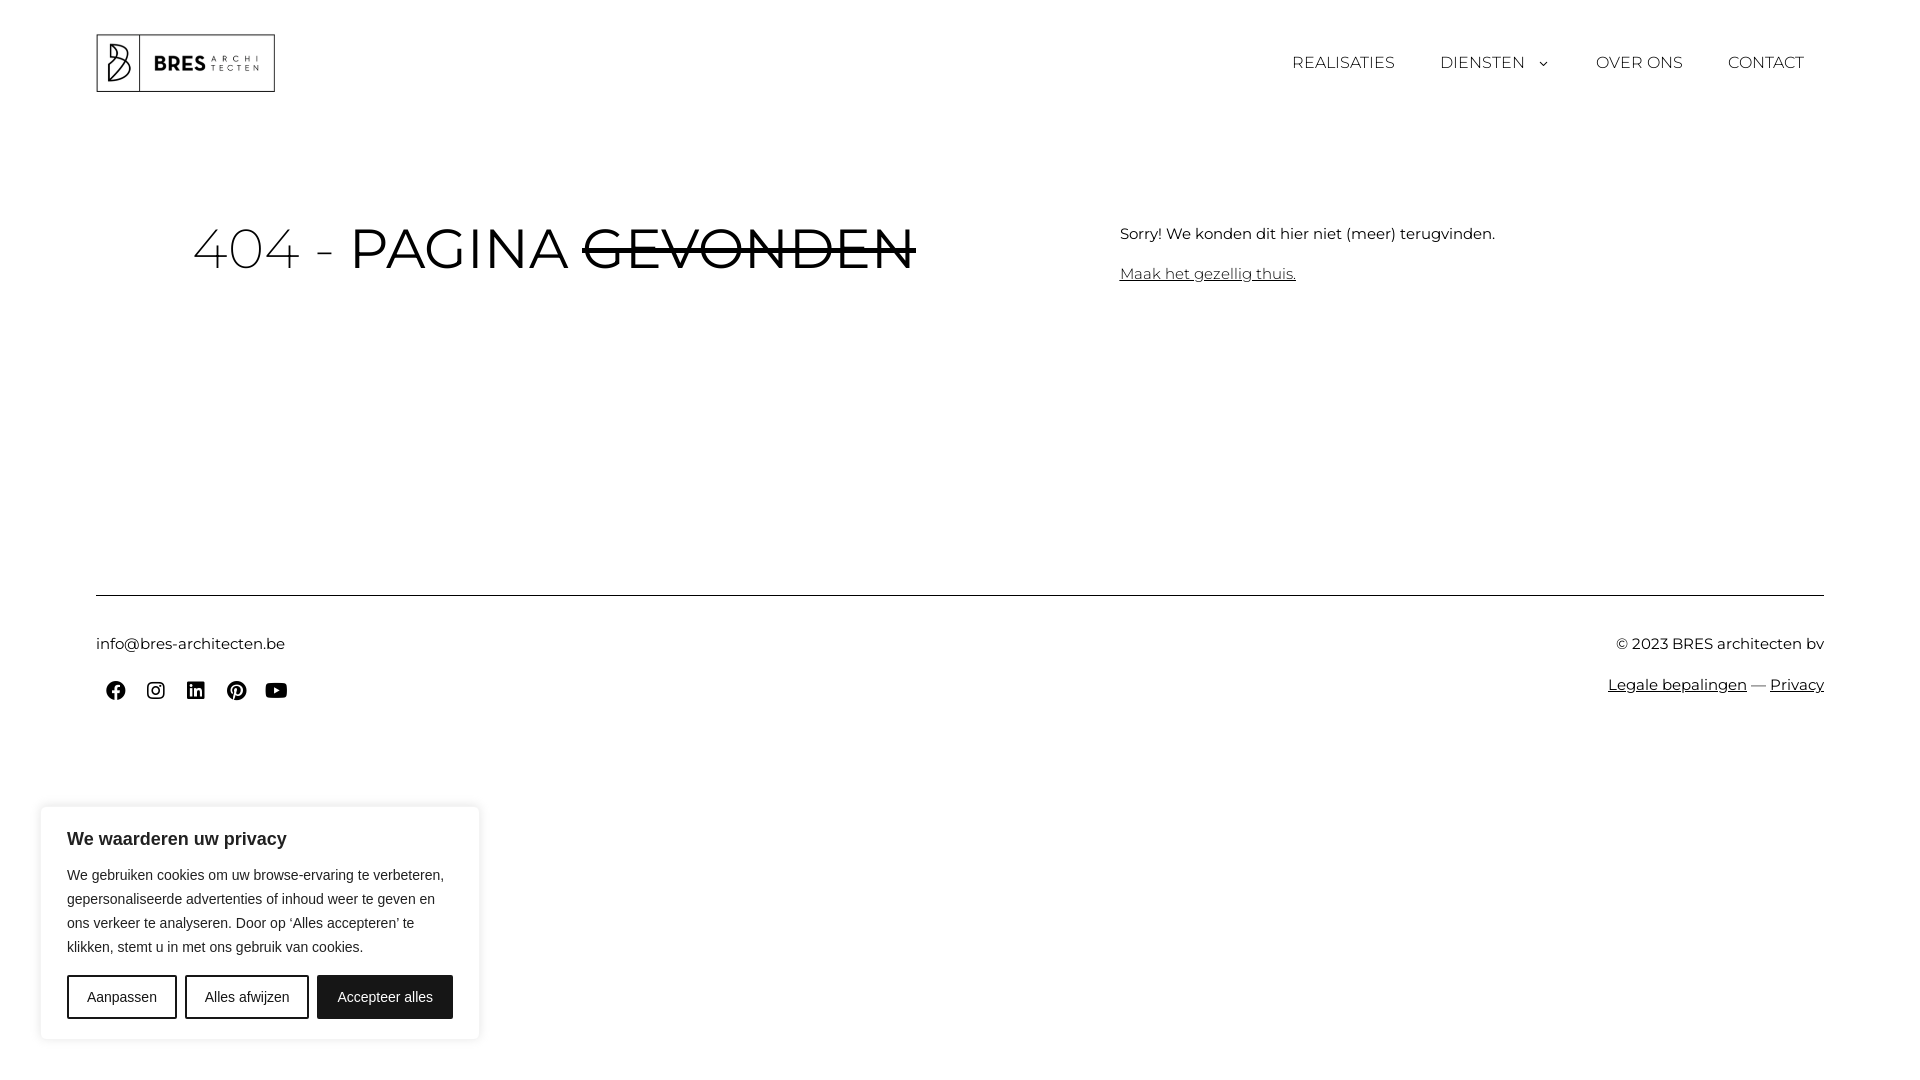 This screenshot has width=1920, height=1080. What do you see at coordinates (1766, 61) in the screenshot?
I see `'CONTACT'` at bounding box center [1766, 61].